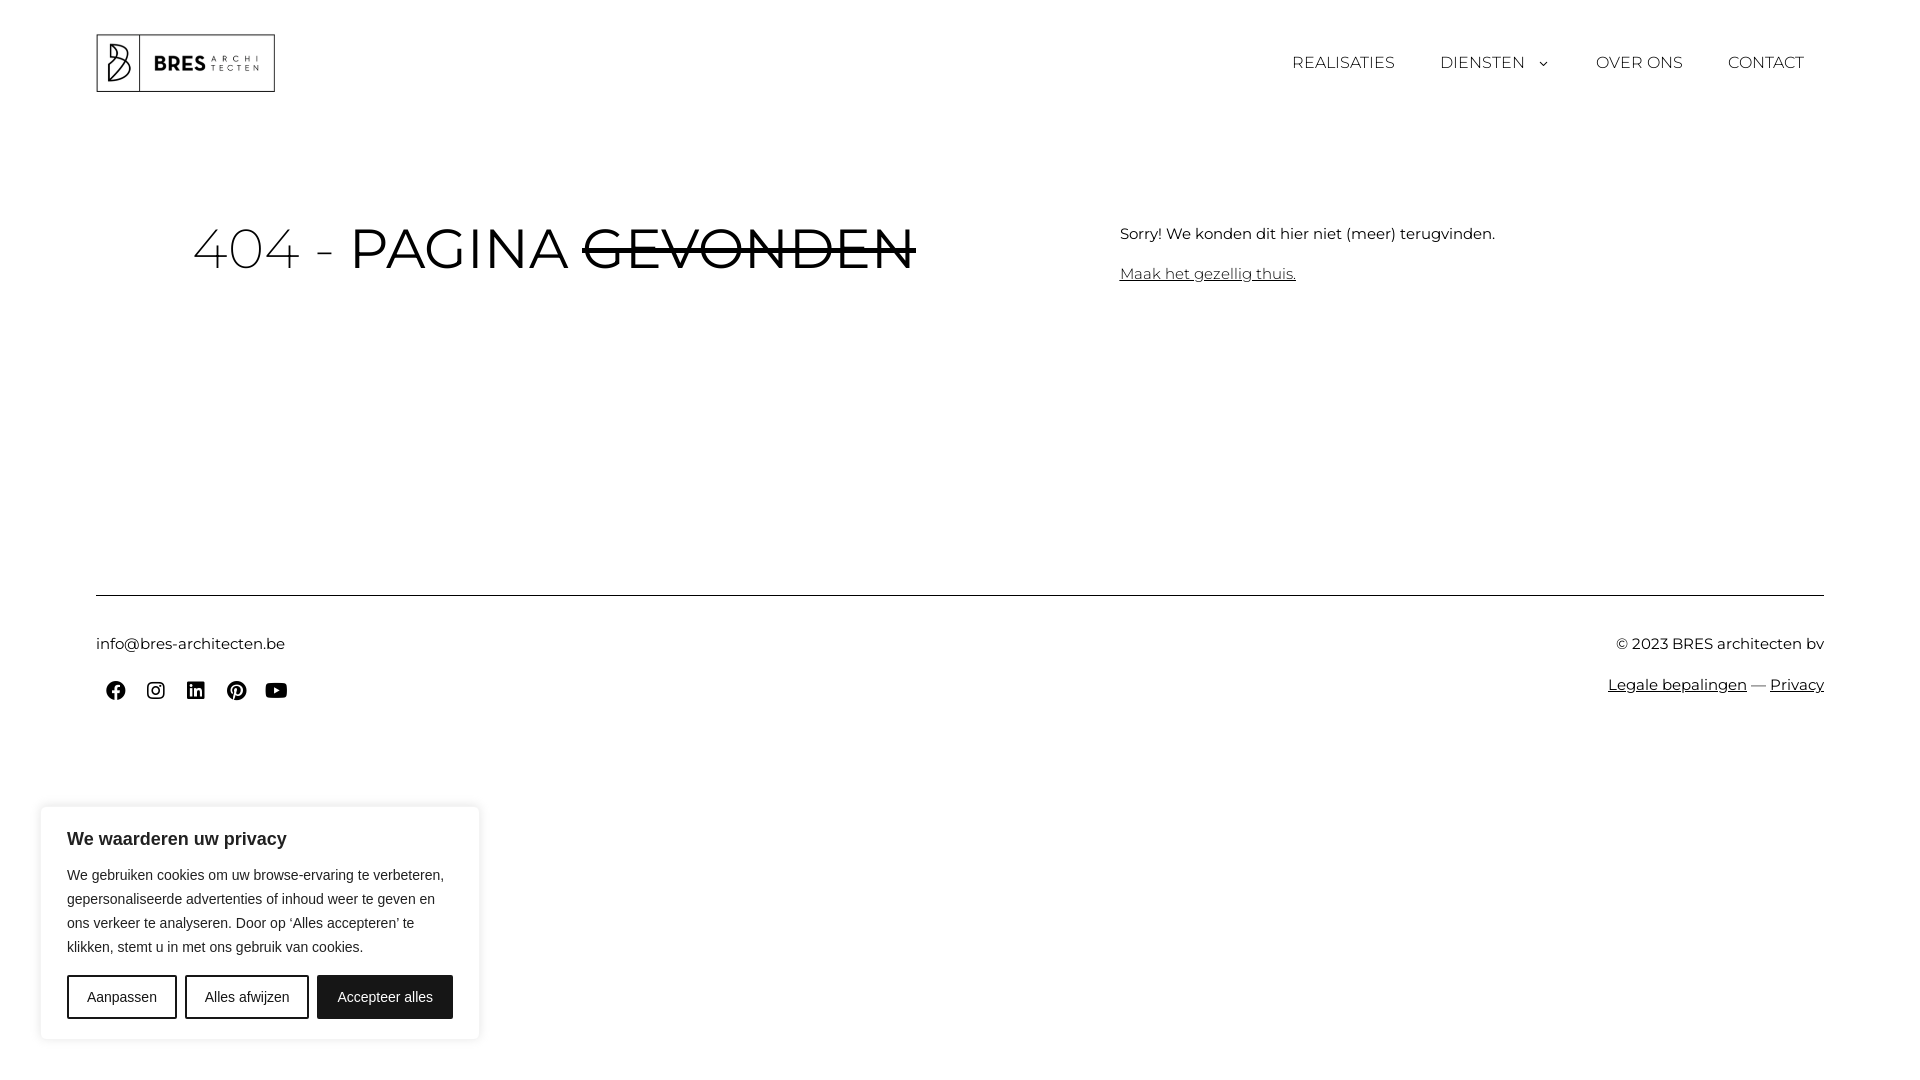 This screenshot has width=1920, height=1080. What do you see at coordinates (1766, 61) in the screenshot?
I see `'CONTACT'` at bounding box center [1766, 61].